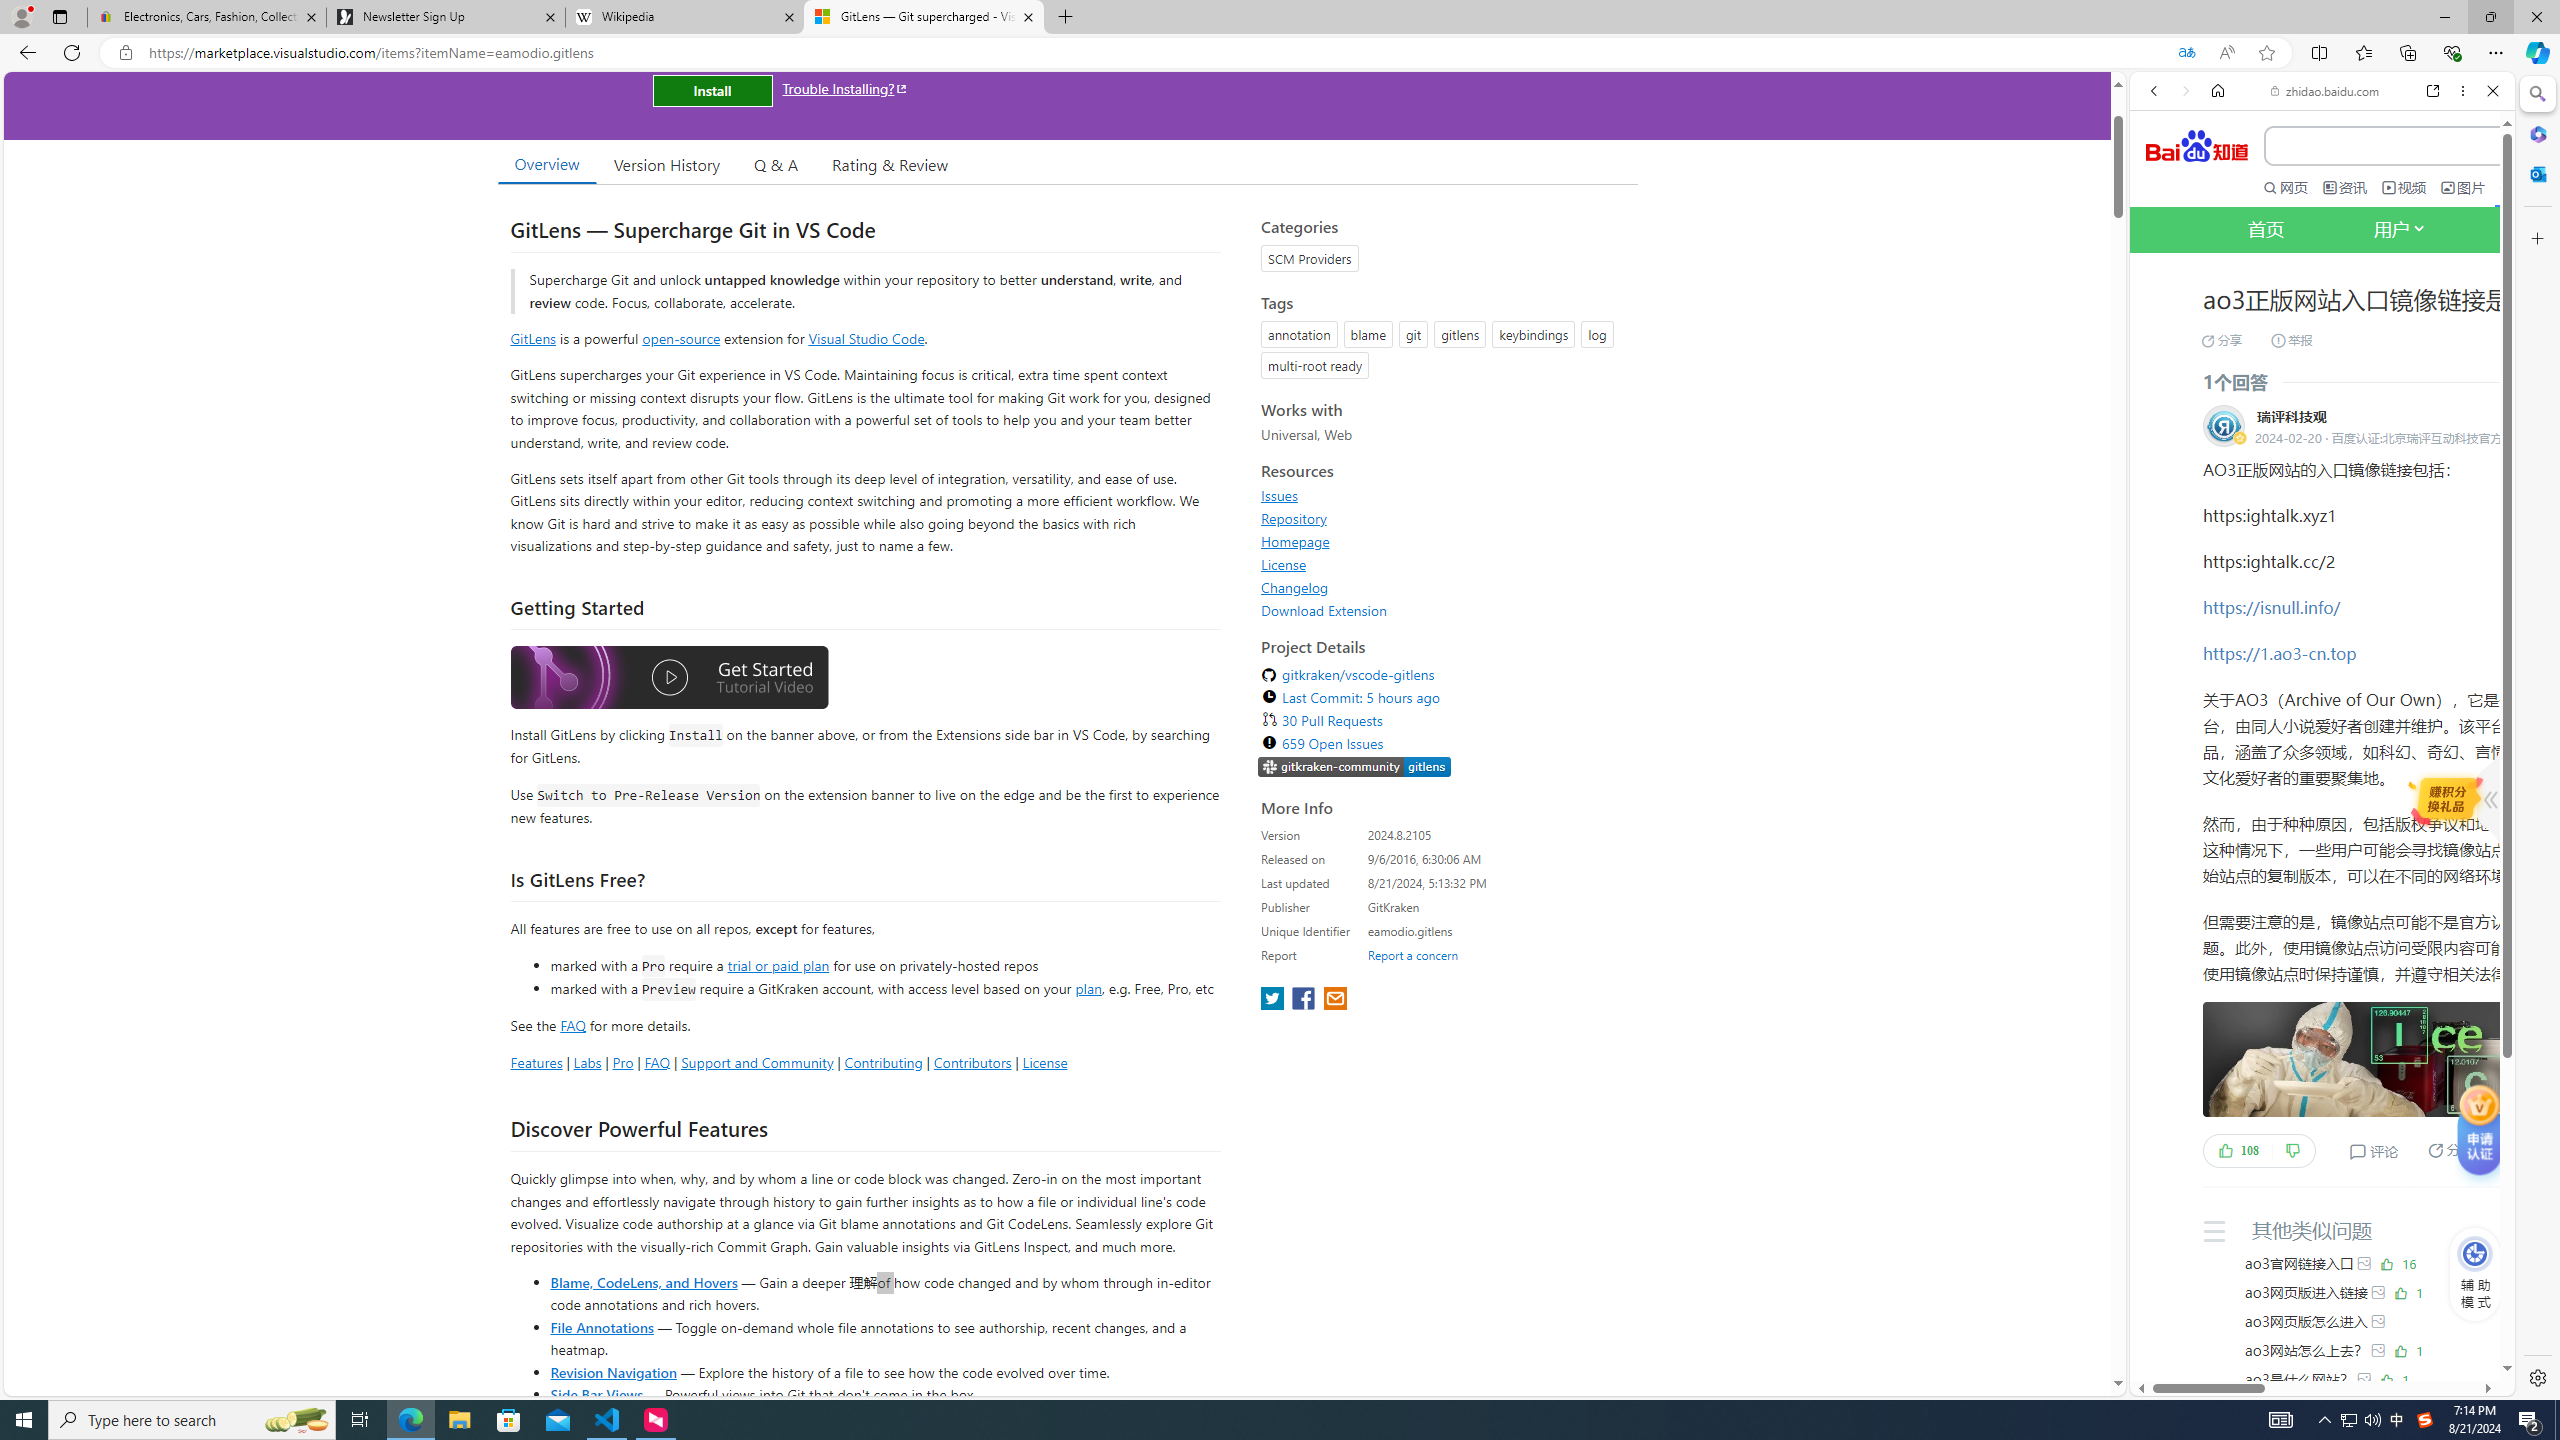 Image resolution: width=2560 pixels, height=1440 pixels. What do you see at coordinates (2271, 606) in the screenshot?
I see `'https://isnull.info/'` at bounding box center [2271, 606].